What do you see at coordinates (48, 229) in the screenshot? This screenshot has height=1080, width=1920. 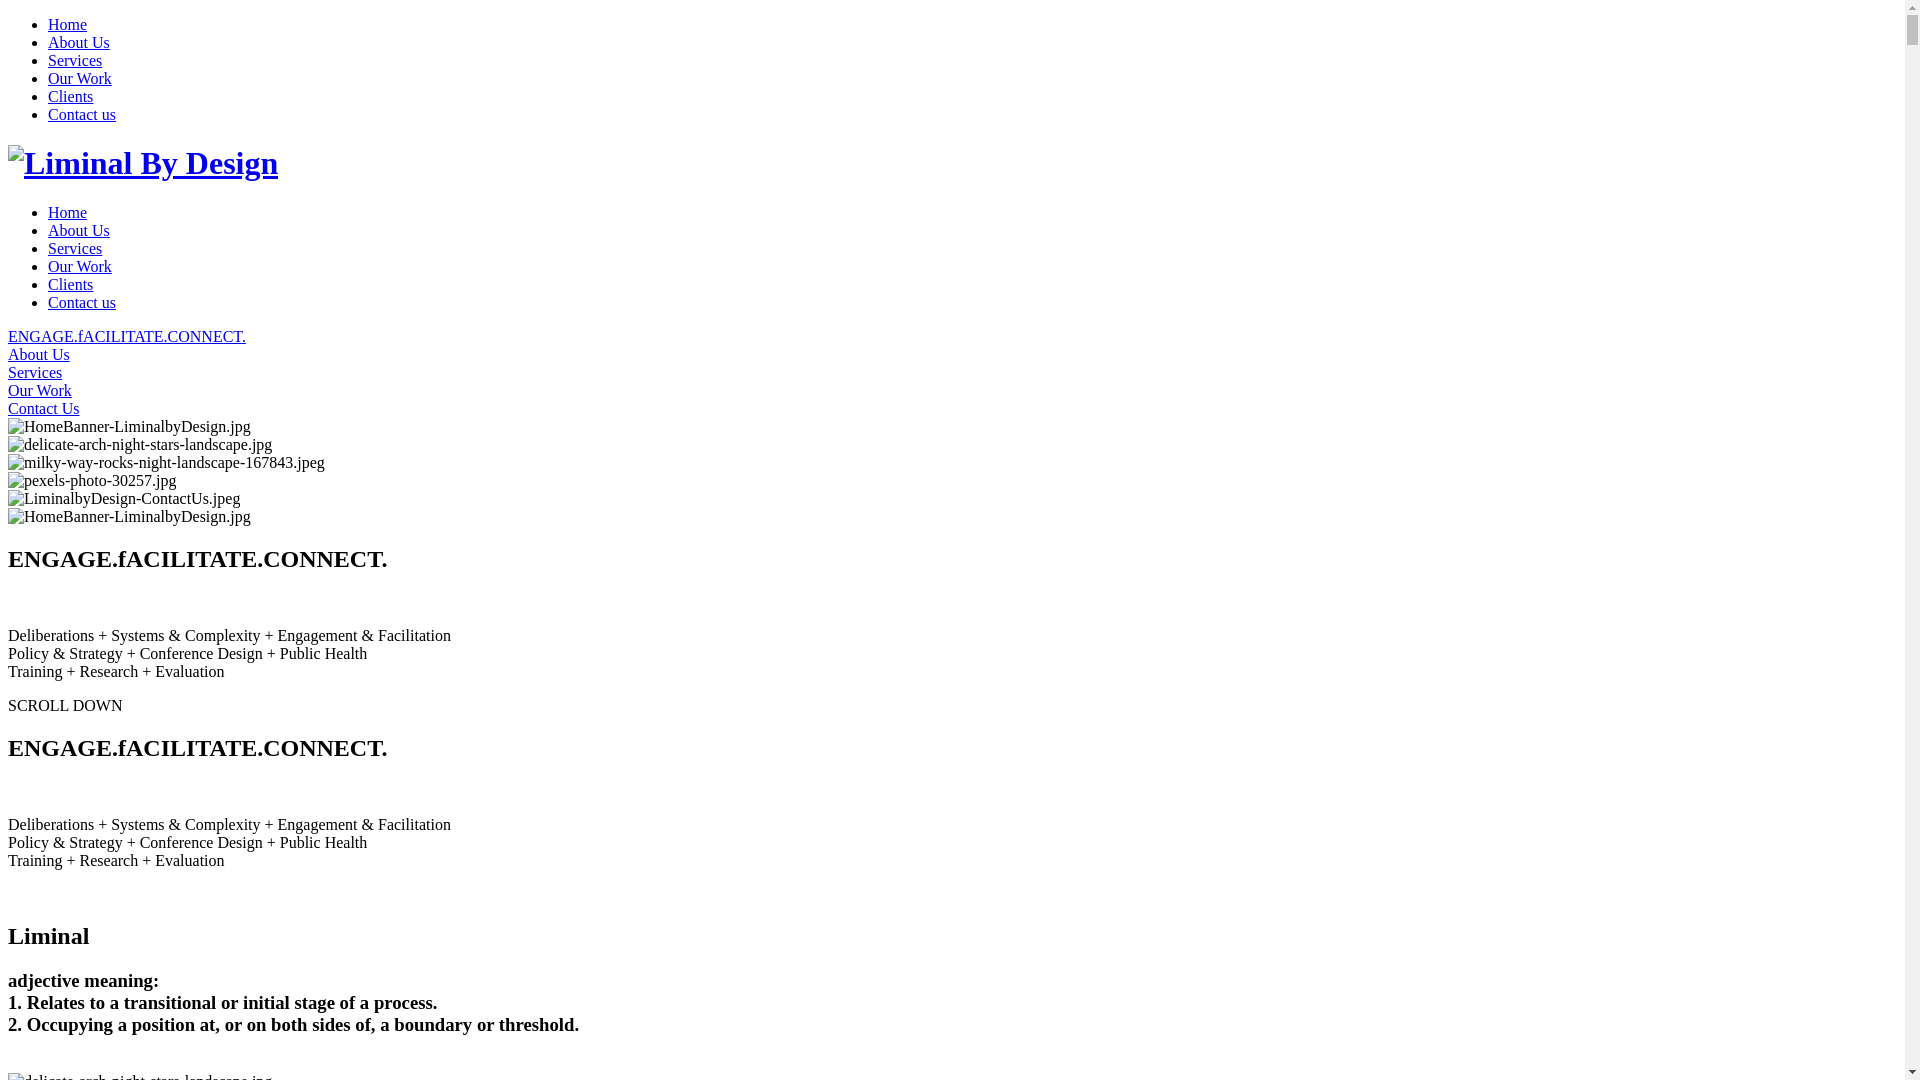 I see `'About Us'` at bounding box center [48, 229].